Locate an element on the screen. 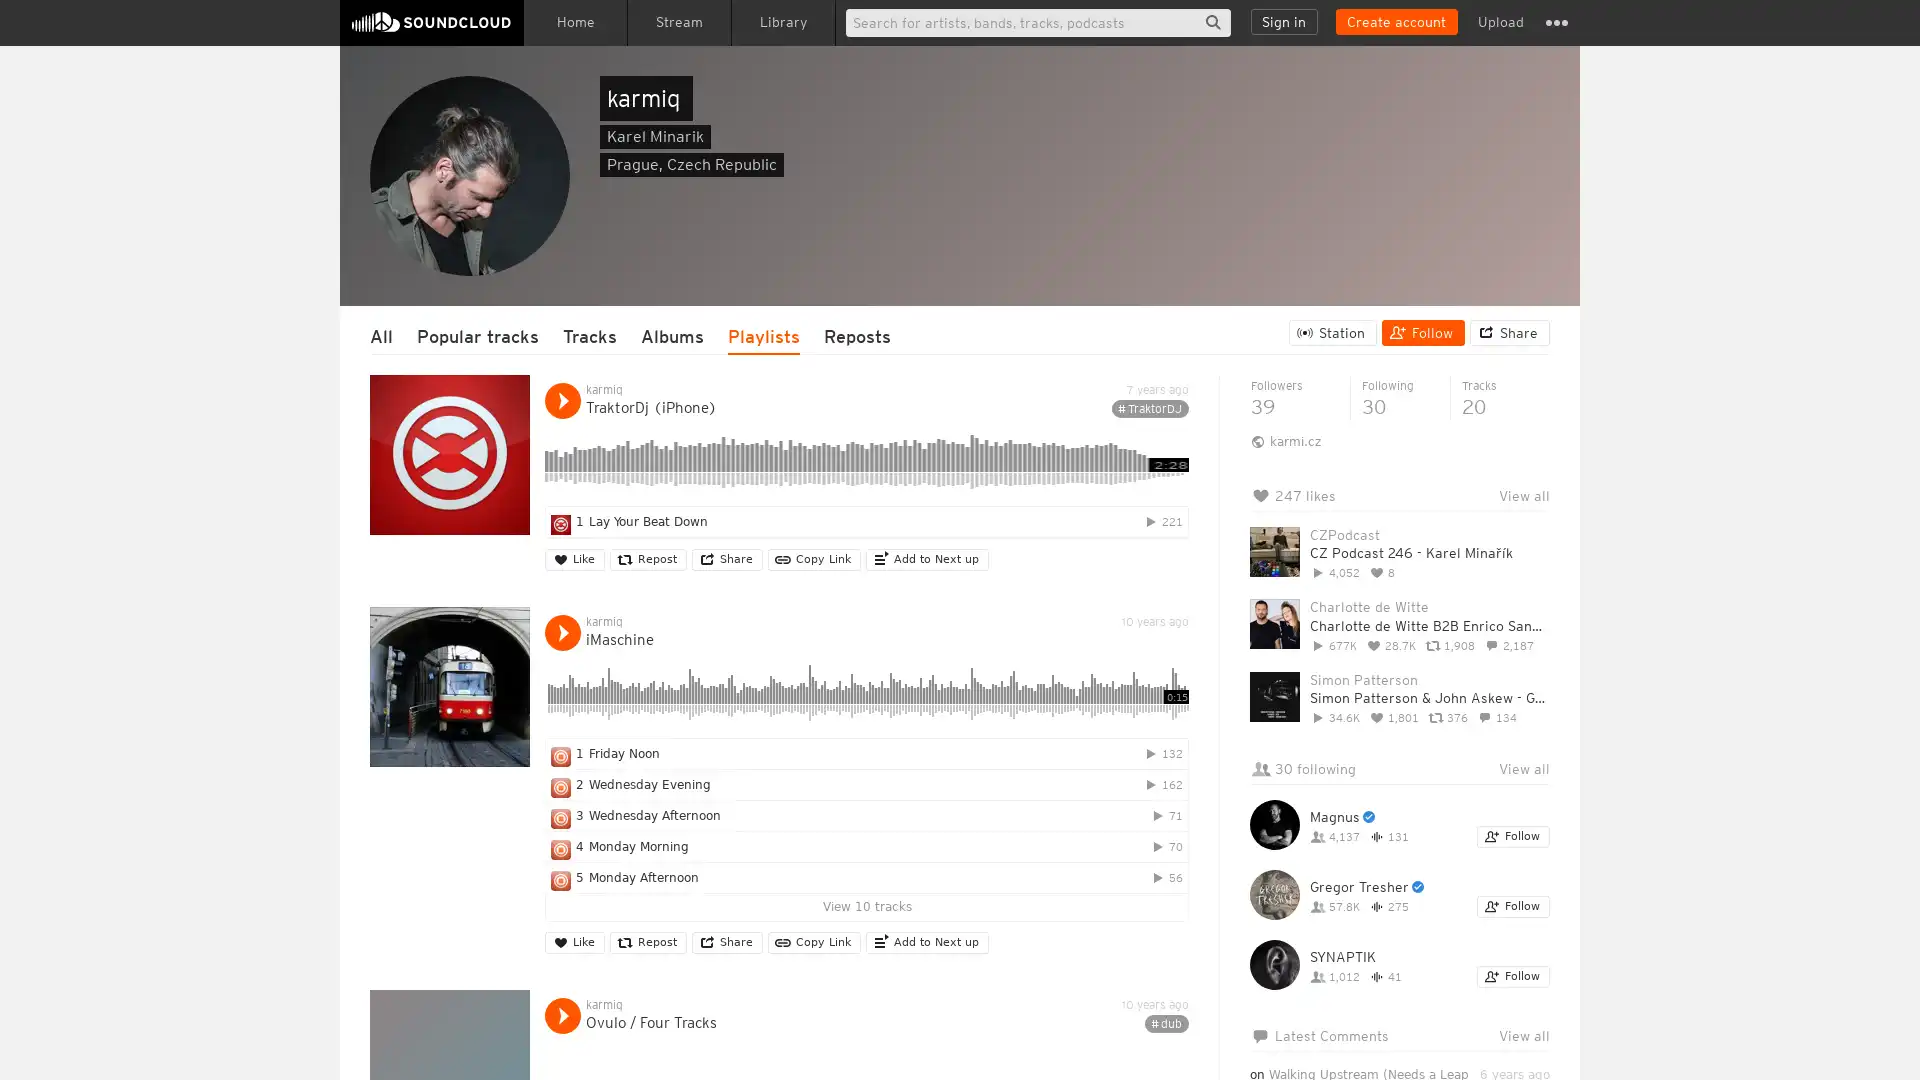 The width and height of the screenshot is (1920, 1080). Play is located at coordinates (561, 632).